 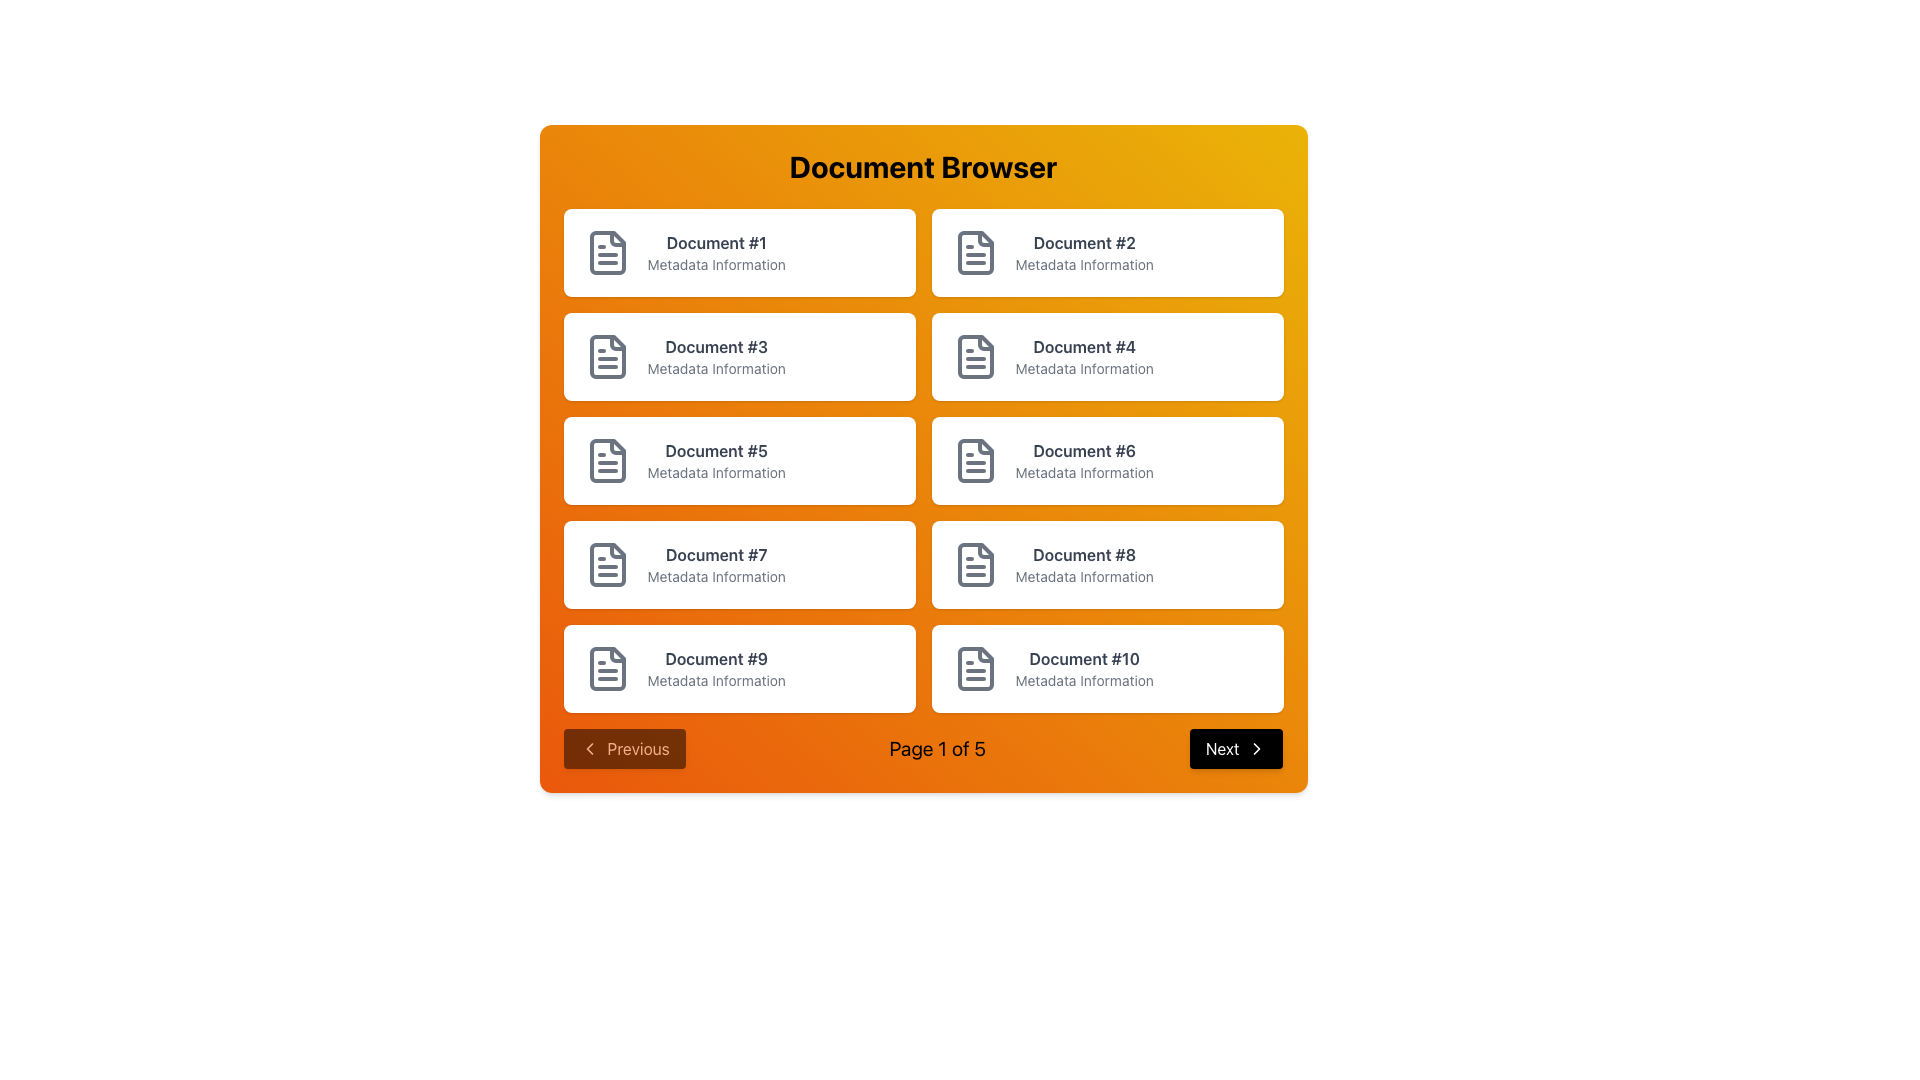 I want to click on the text label indicating the current page number within the pagination section at the bottom of the interface, positioned centrally between the 'Previous' and 'Next' buttons, so click(x=922, y=748).